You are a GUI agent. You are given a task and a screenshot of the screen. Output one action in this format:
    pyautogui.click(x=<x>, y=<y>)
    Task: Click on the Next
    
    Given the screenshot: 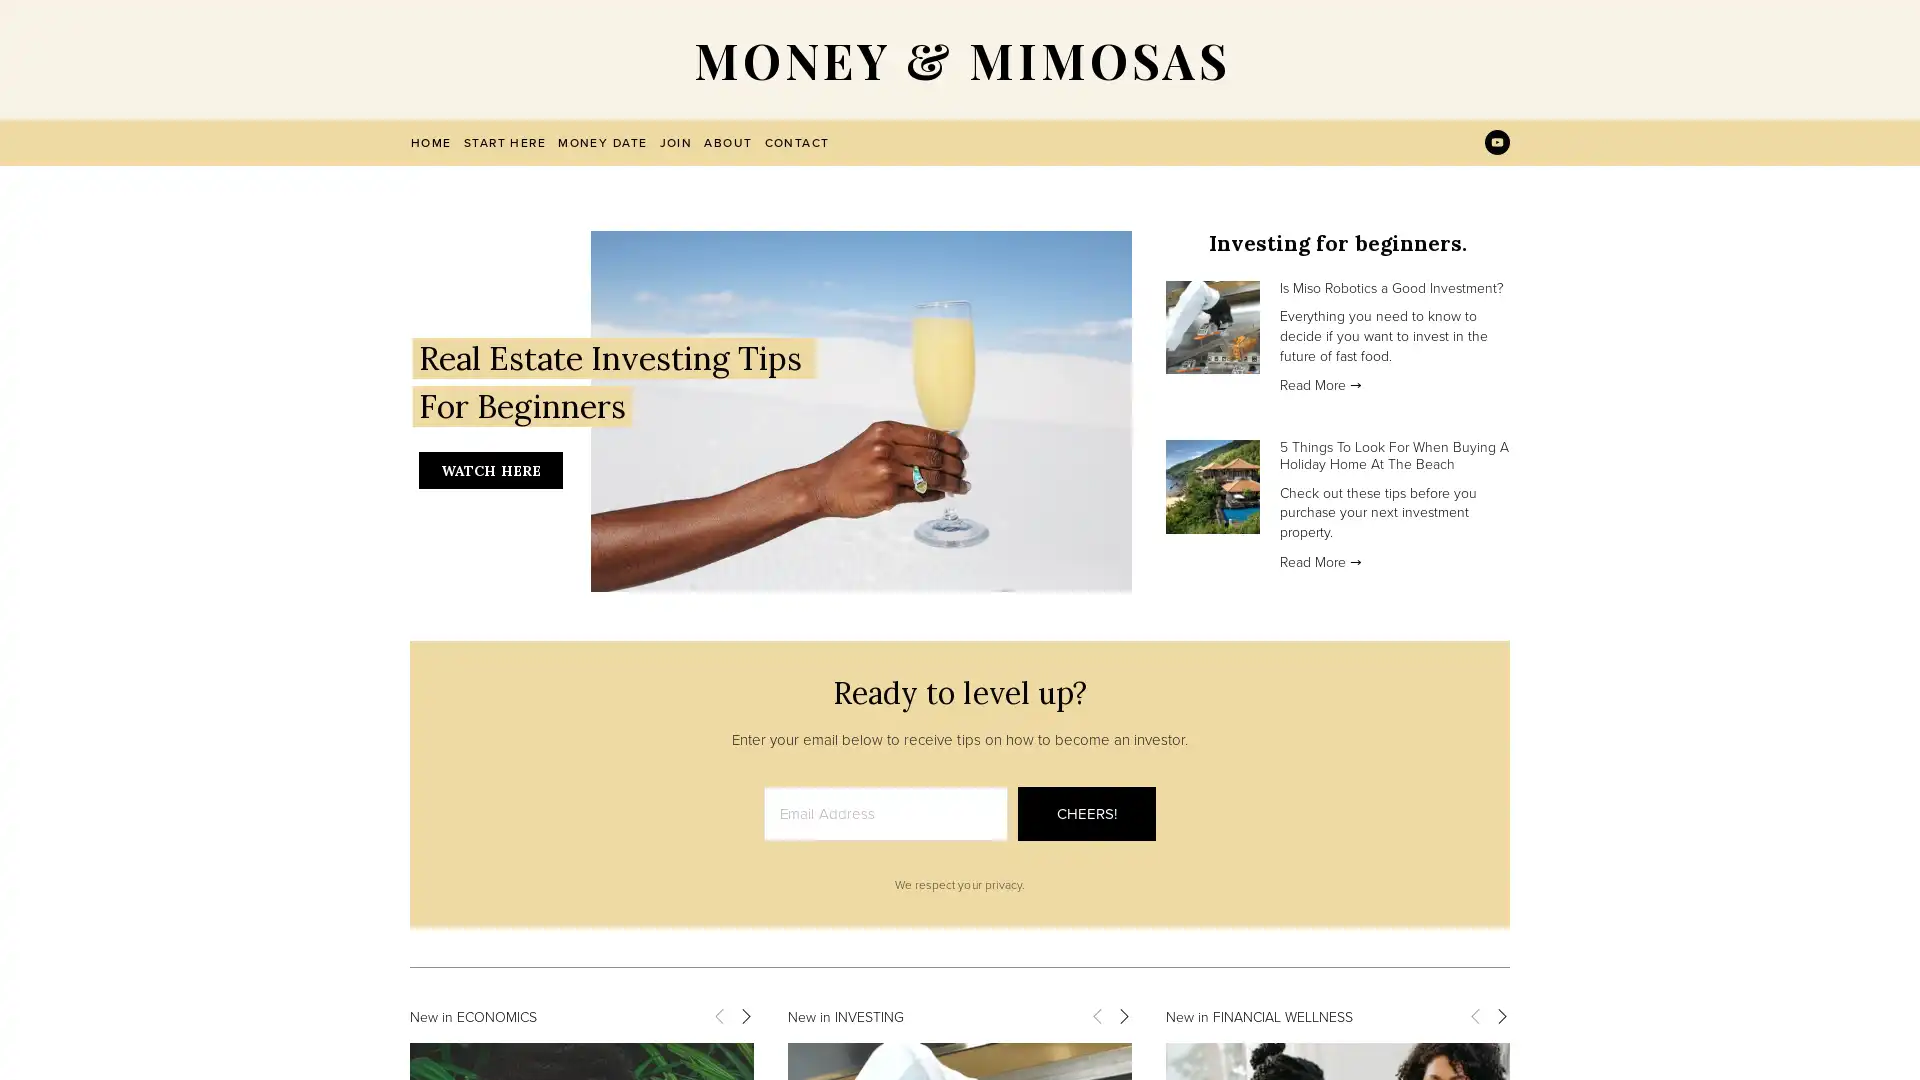 What is the action you would take?
    pyautogui.click(x=1123, y=1014)
    